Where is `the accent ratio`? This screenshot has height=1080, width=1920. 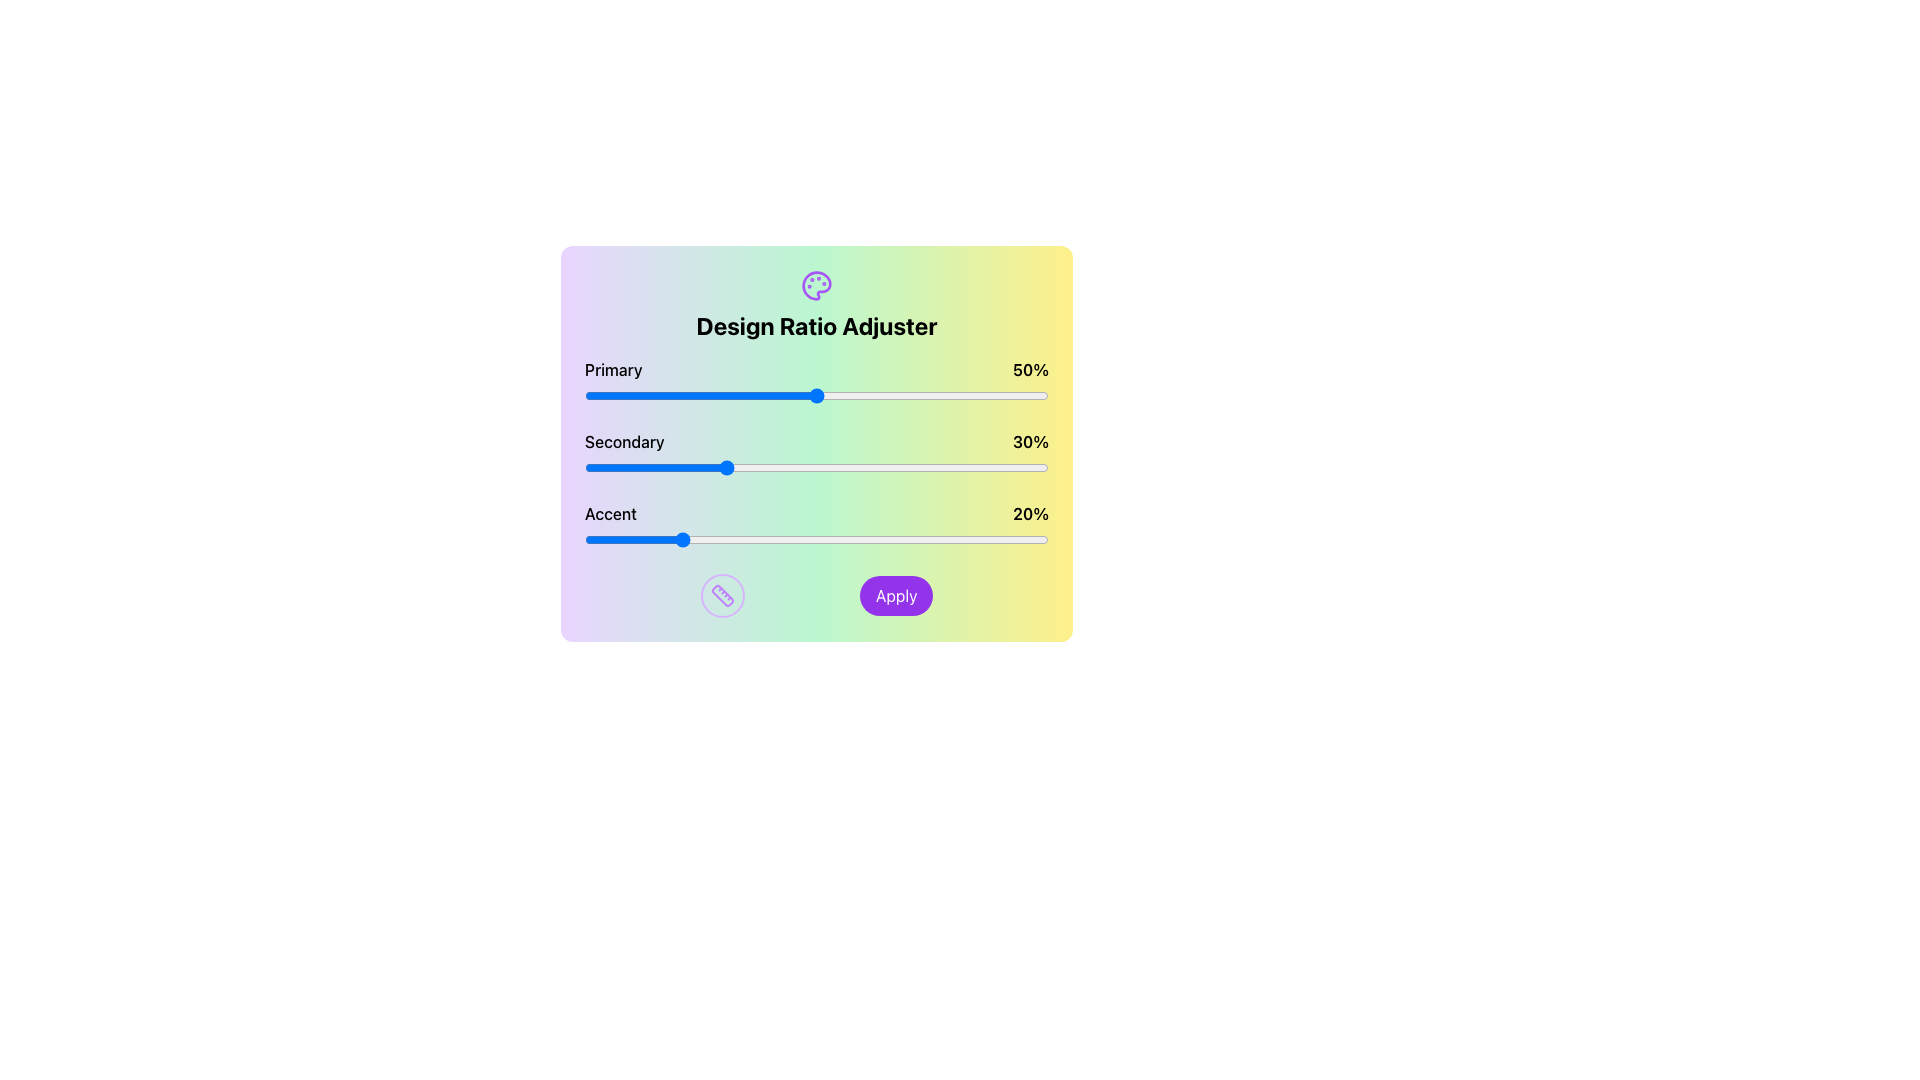 the accent ratio is located at coordinates (792, 540).